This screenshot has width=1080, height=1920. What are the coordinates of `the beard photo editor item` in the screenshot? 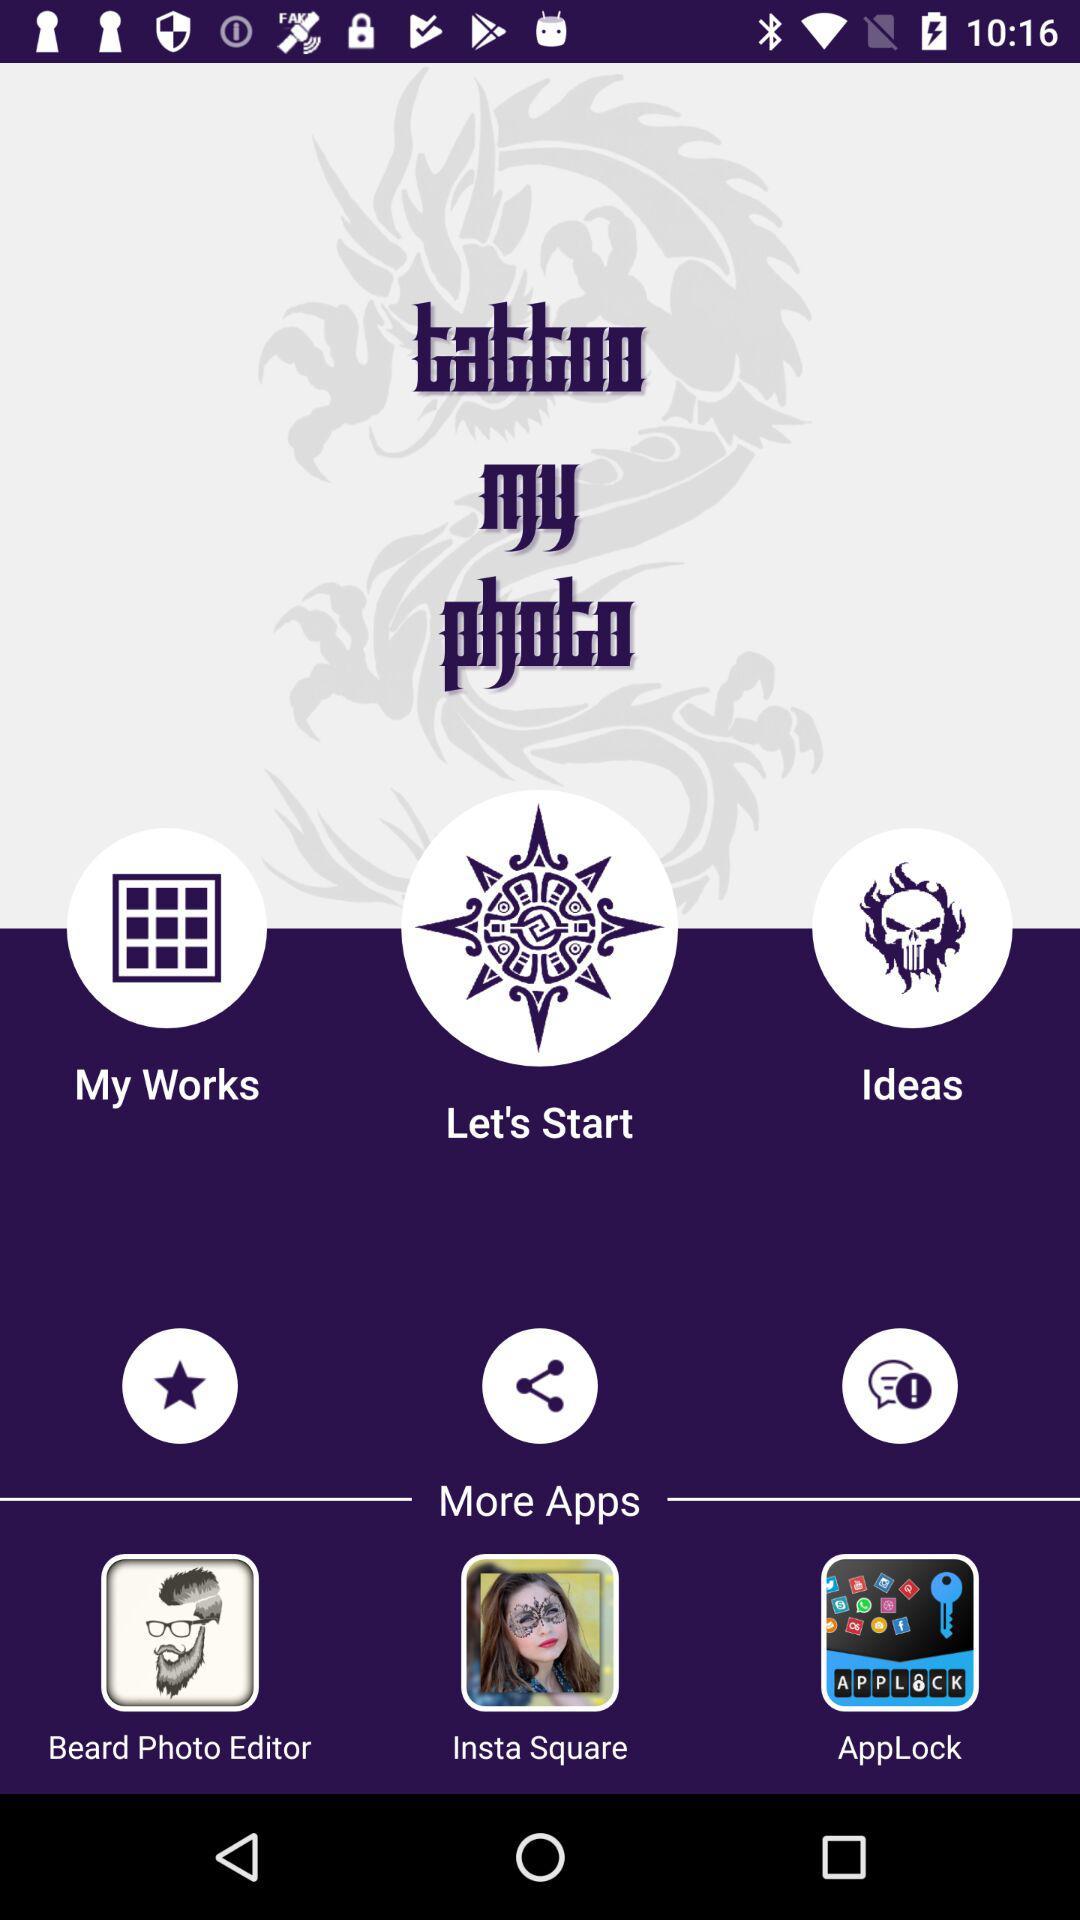 It's located at (178, 1745).